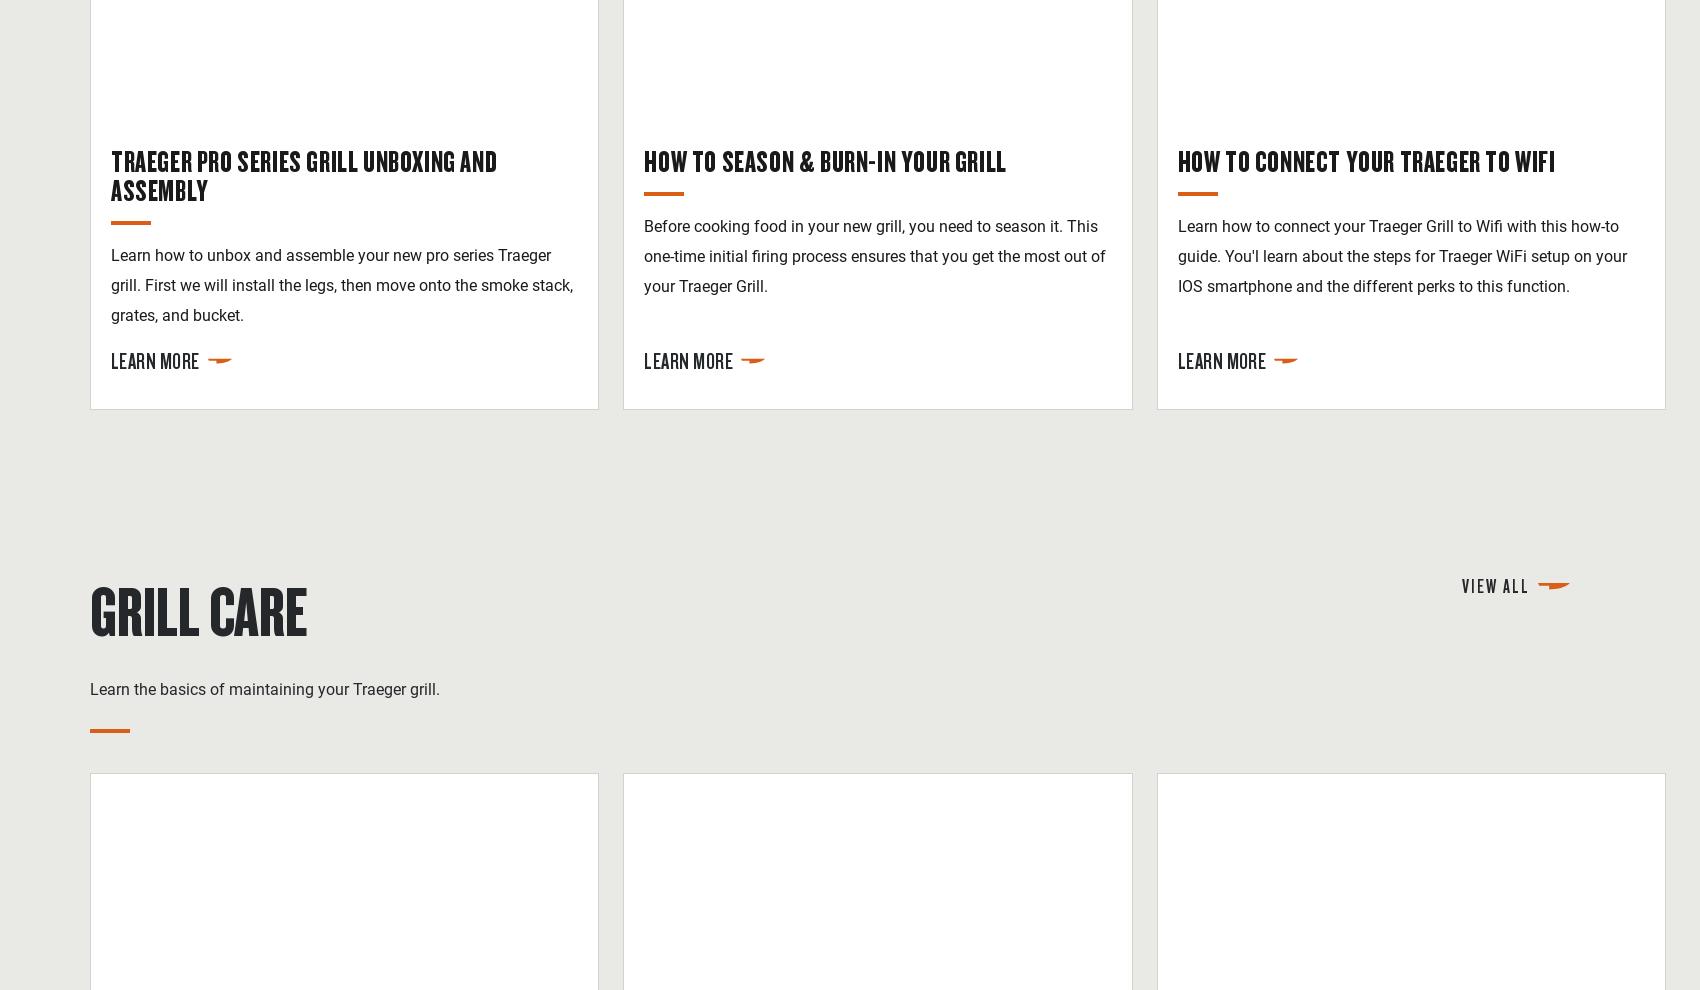  What do you see at coordinates (1365, 159) in the screenshot?
I see `'How to Connect Your Traeger To Wifi'` at bounding box center [1365, 159].